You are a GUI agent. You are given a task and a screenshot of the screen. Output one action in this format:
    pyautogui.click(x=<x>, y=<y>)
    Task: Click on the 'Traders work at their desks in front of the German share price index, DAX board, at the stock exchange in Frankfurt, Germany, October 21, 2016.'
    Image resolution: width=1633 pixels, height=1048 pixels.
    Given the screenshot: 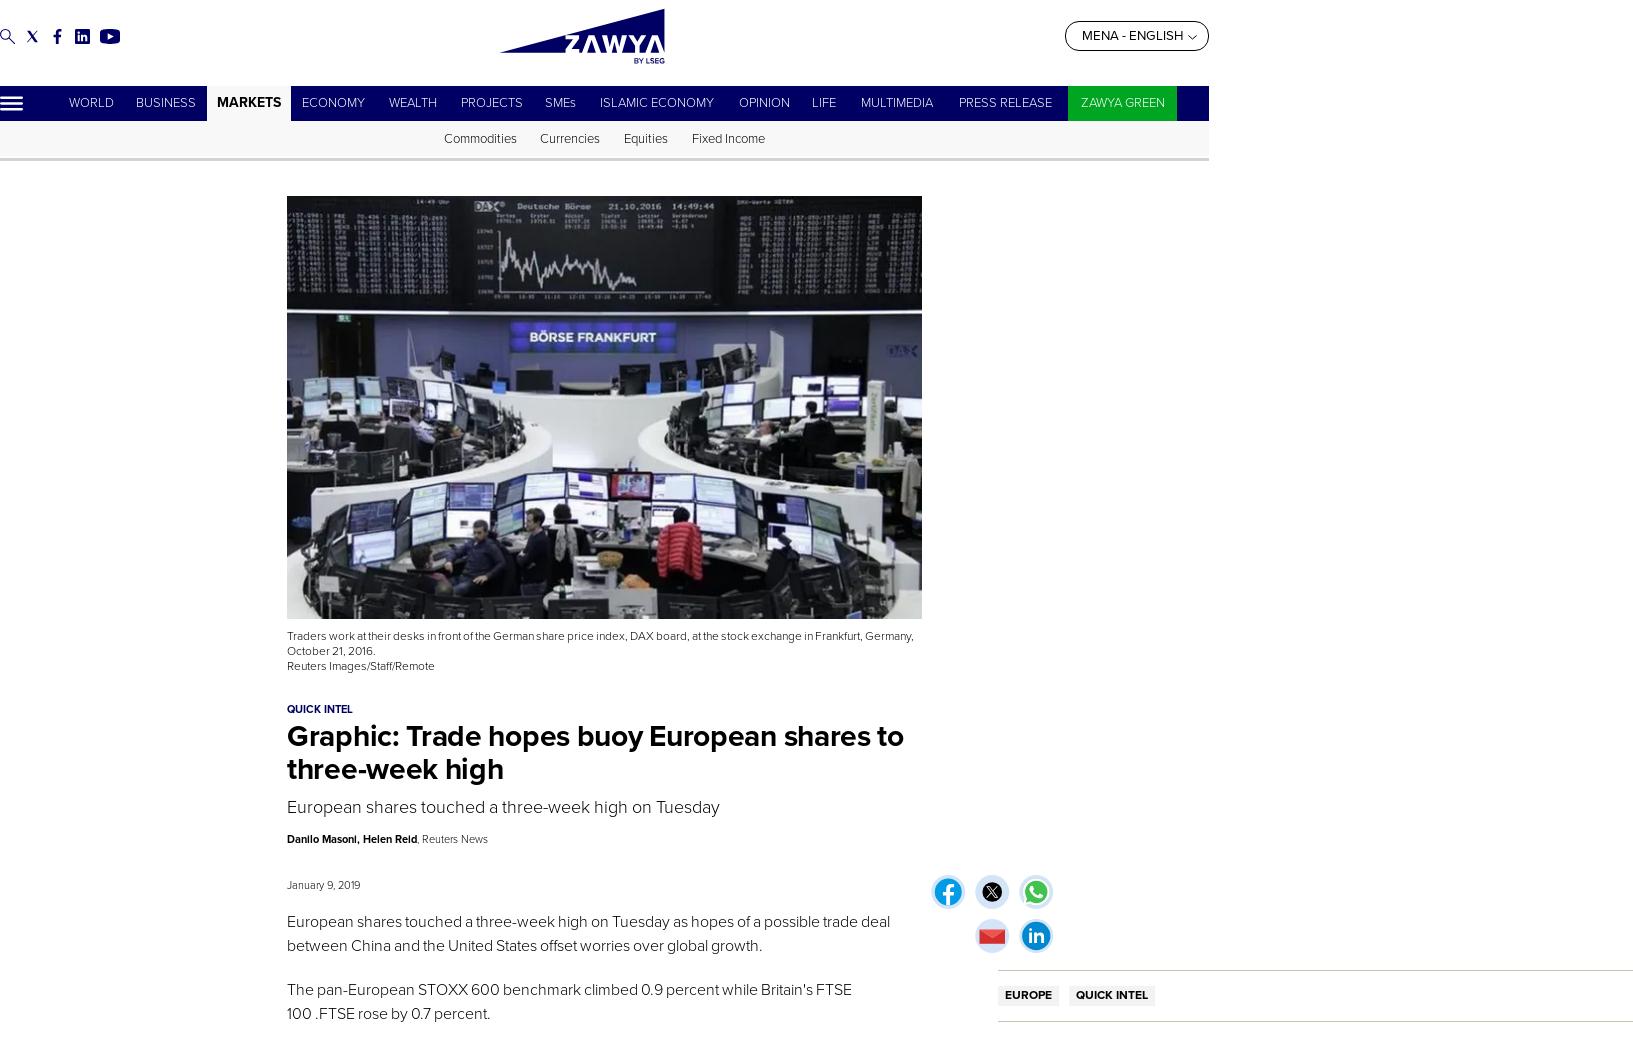 What is the action you would take?
    pyautogui.click(x=599, y=642)
    